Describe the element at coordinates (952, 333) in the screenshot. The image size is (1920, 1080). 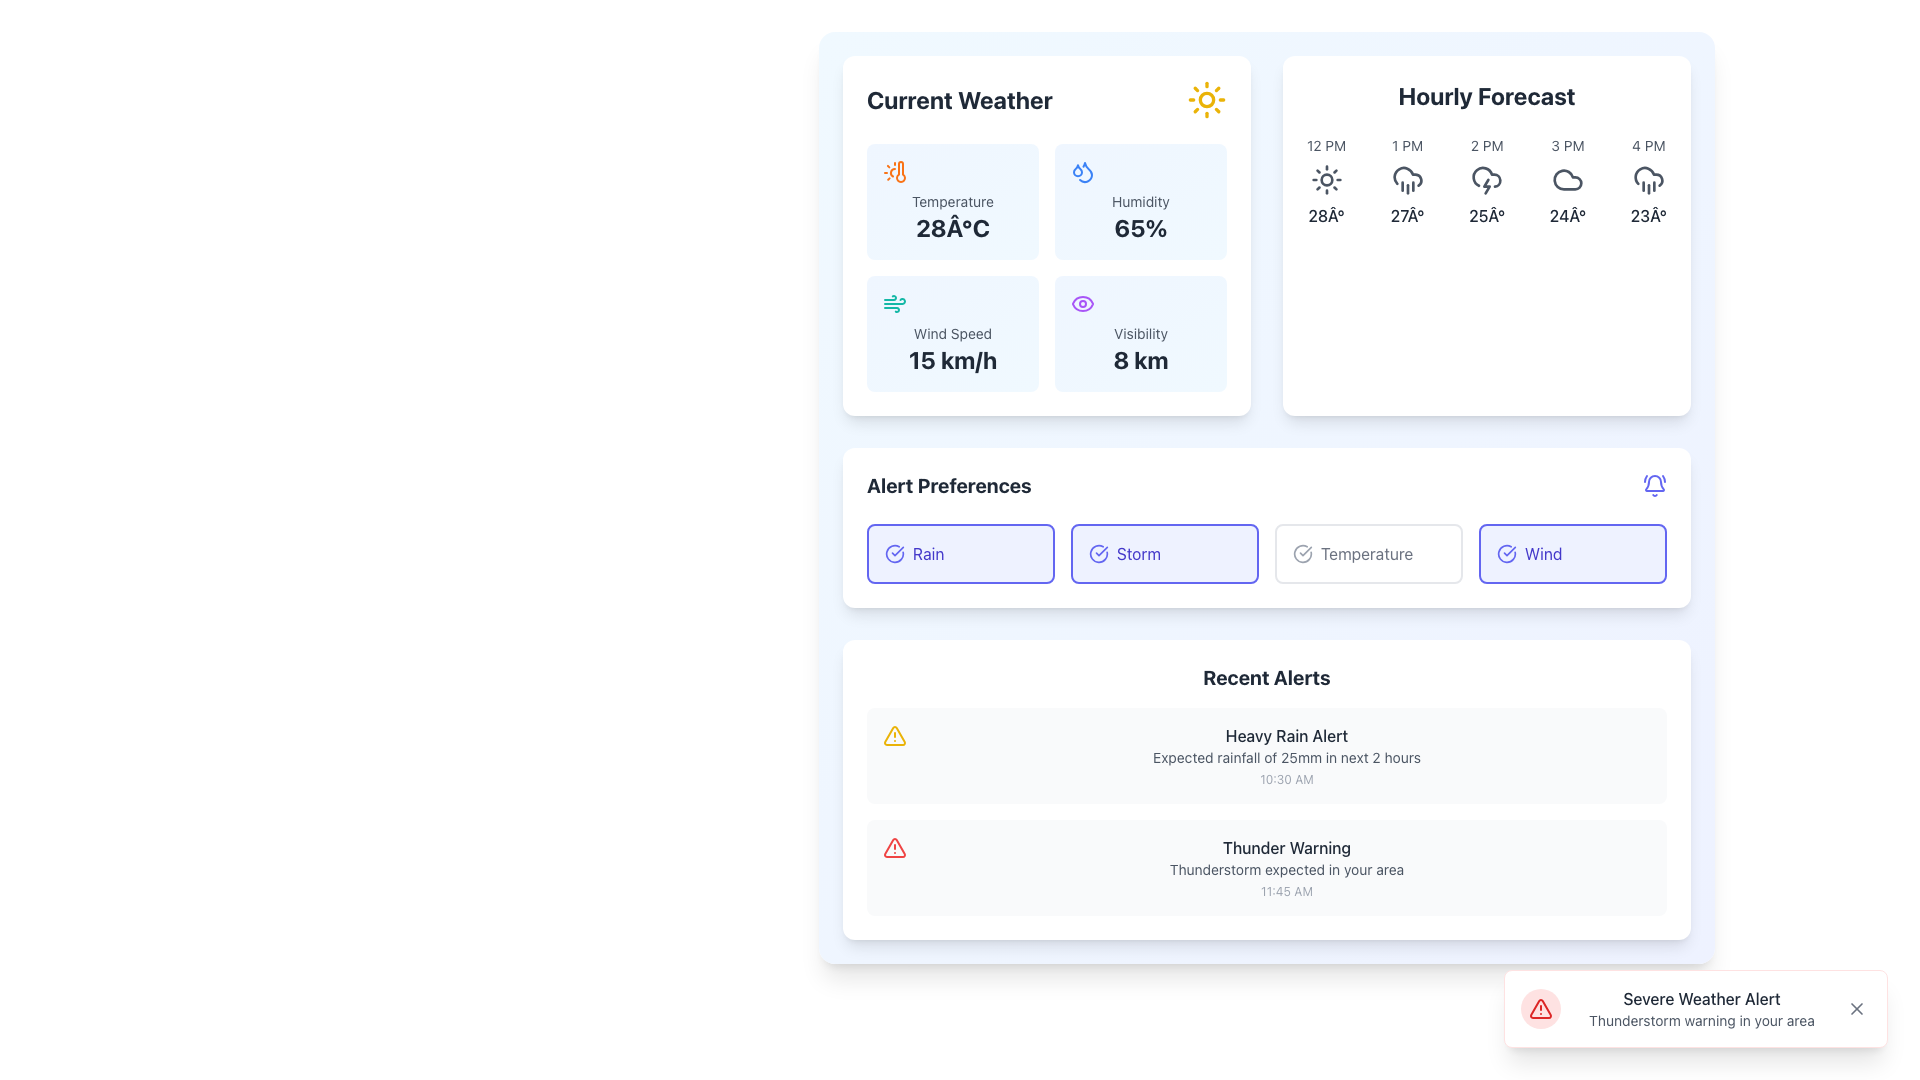
I see `the wind speed information card, the third card in the grid under the 'Current Weather' section, which provides read-only wind speed data` at that location.